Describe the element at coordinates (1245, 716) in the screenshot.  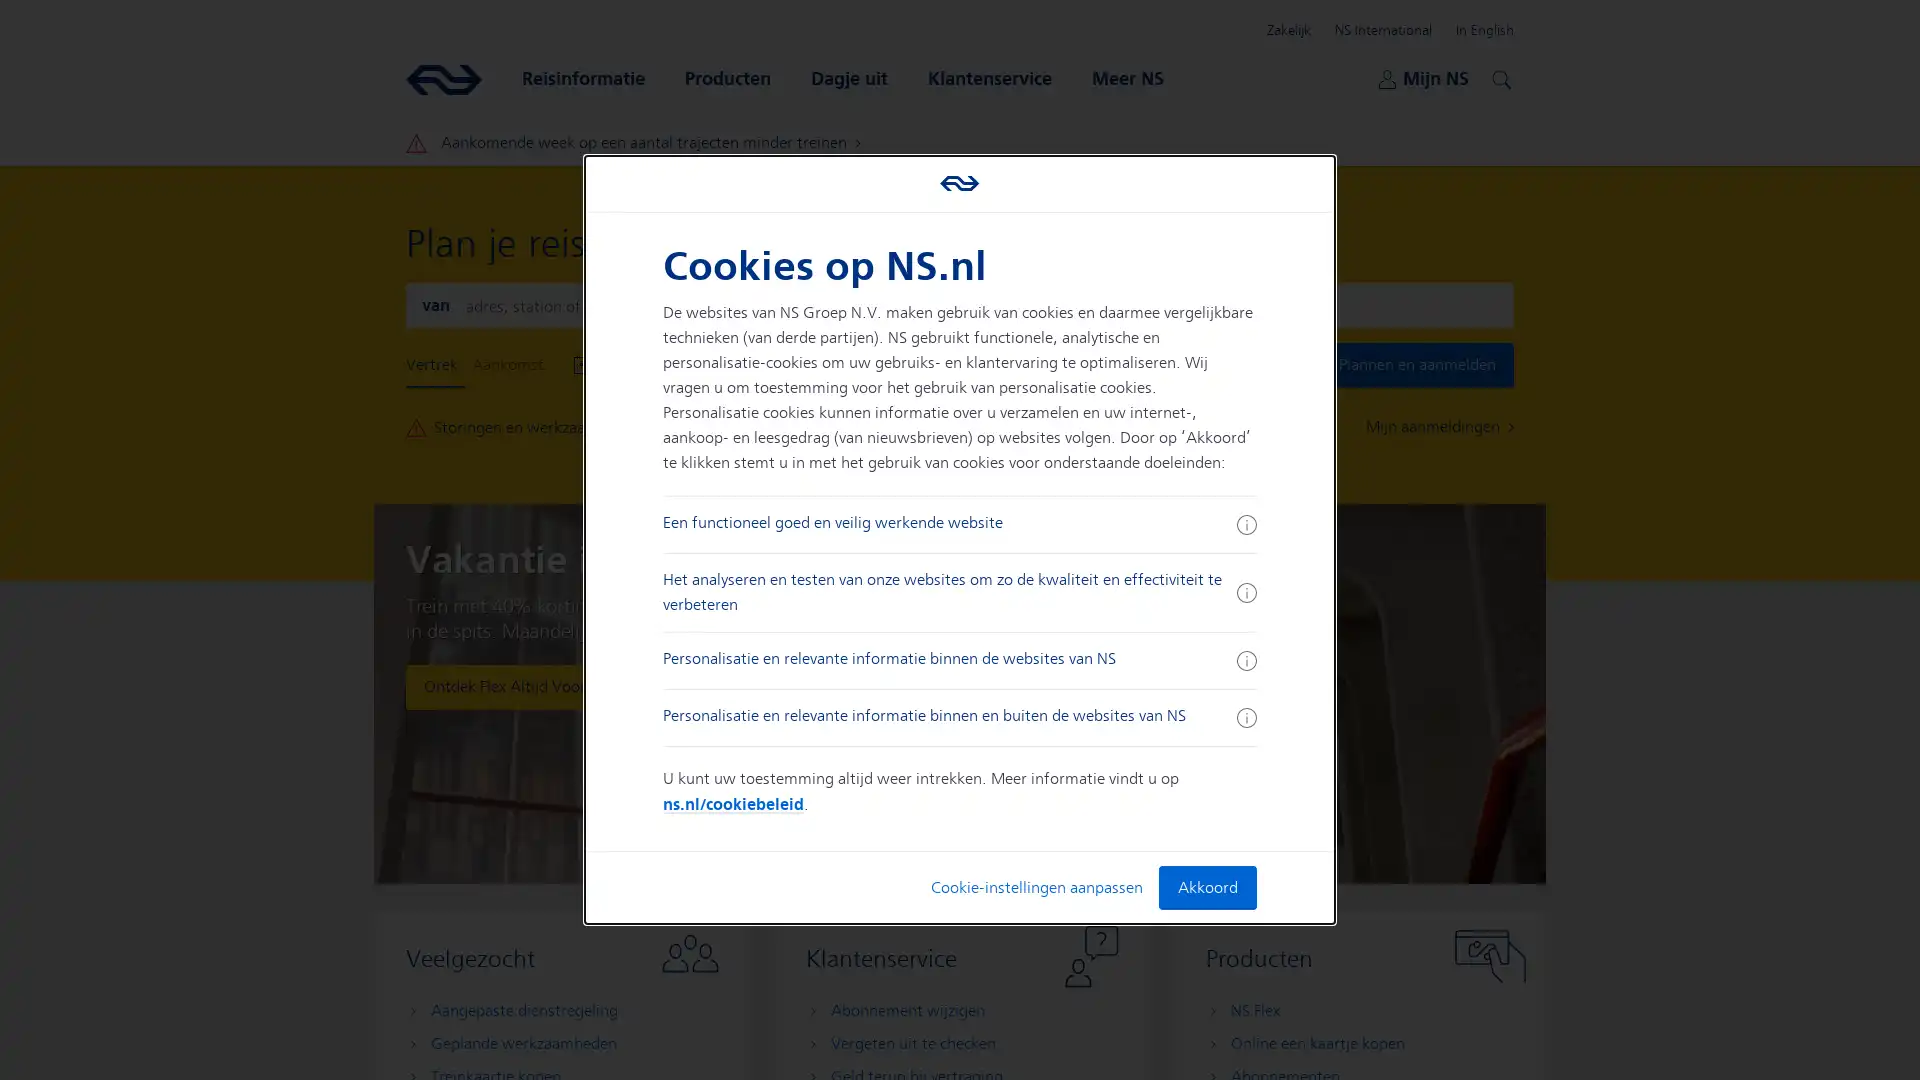
I see `Meer informatie ingeklapt` at that location.